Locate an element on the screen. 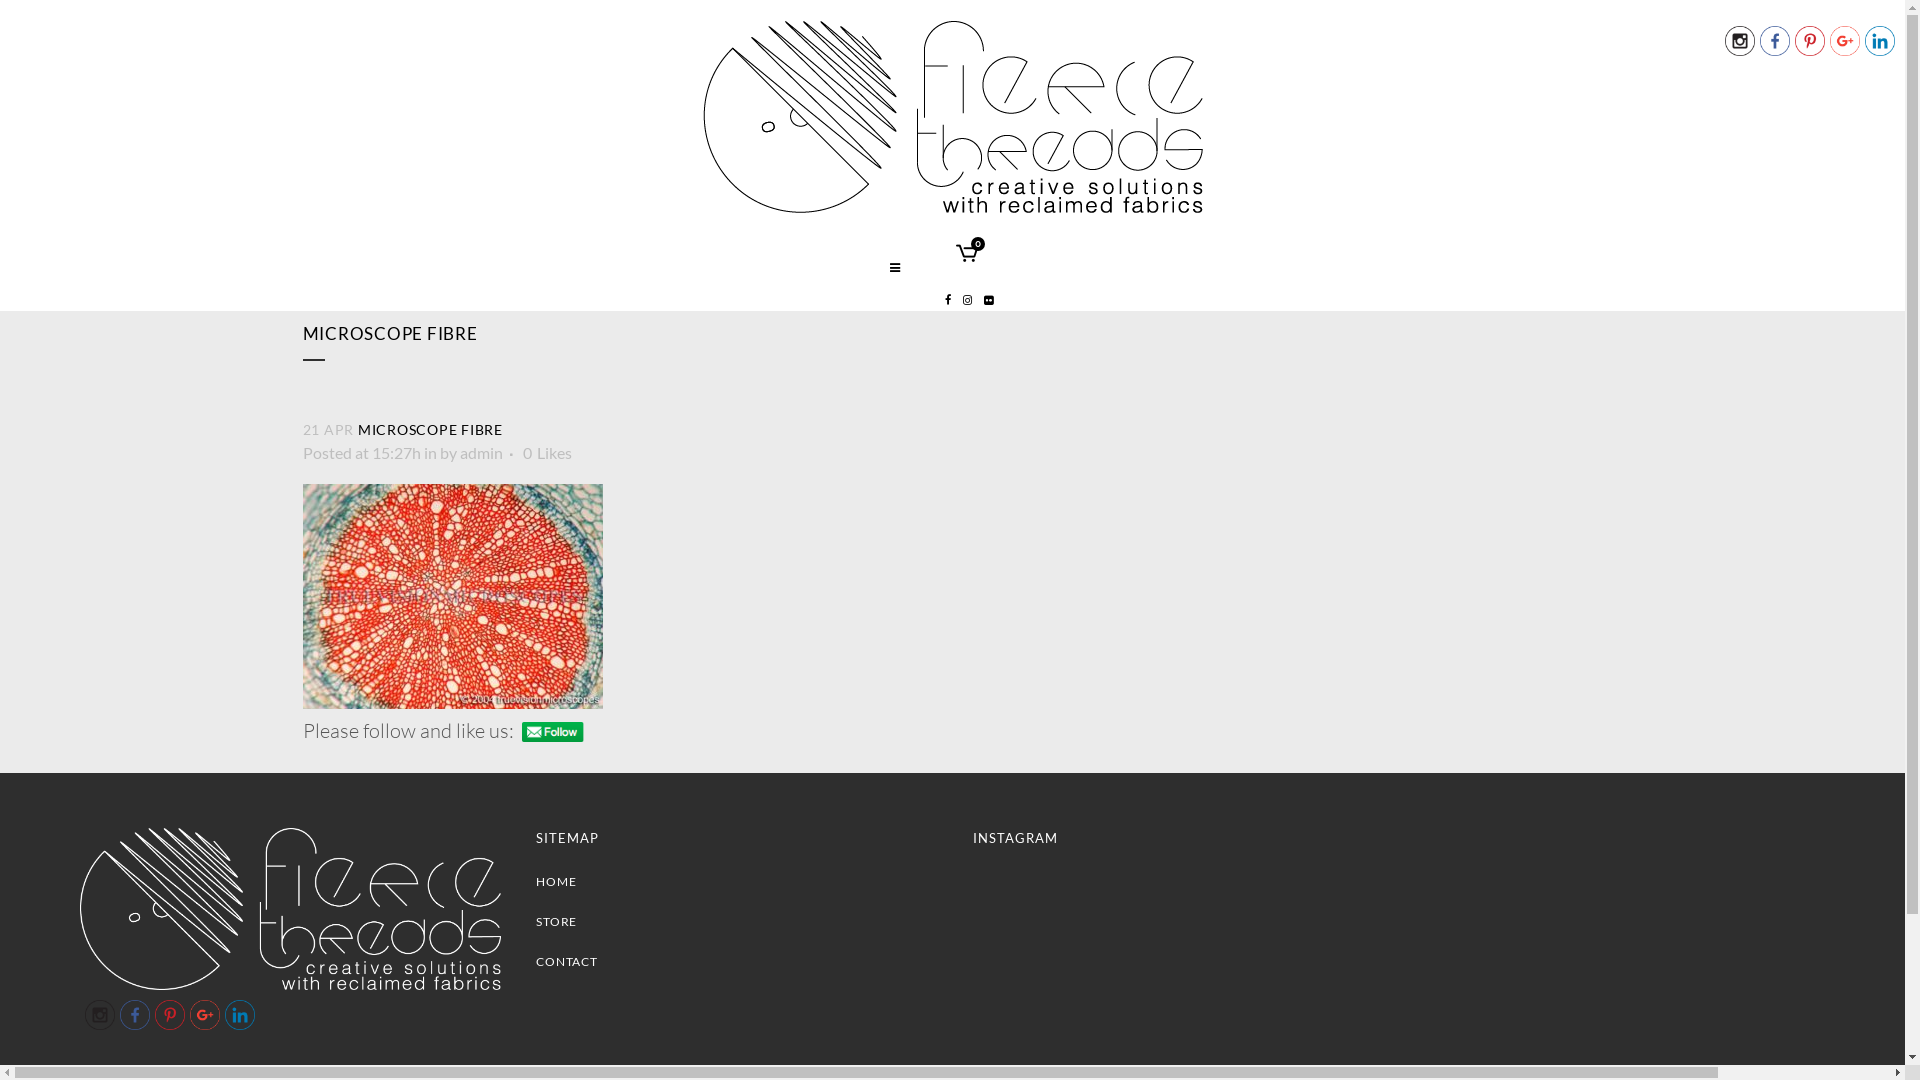 The width and height of the screenshot is (1920, 1080). '0 Likes' is located at coordinates (546, 452).